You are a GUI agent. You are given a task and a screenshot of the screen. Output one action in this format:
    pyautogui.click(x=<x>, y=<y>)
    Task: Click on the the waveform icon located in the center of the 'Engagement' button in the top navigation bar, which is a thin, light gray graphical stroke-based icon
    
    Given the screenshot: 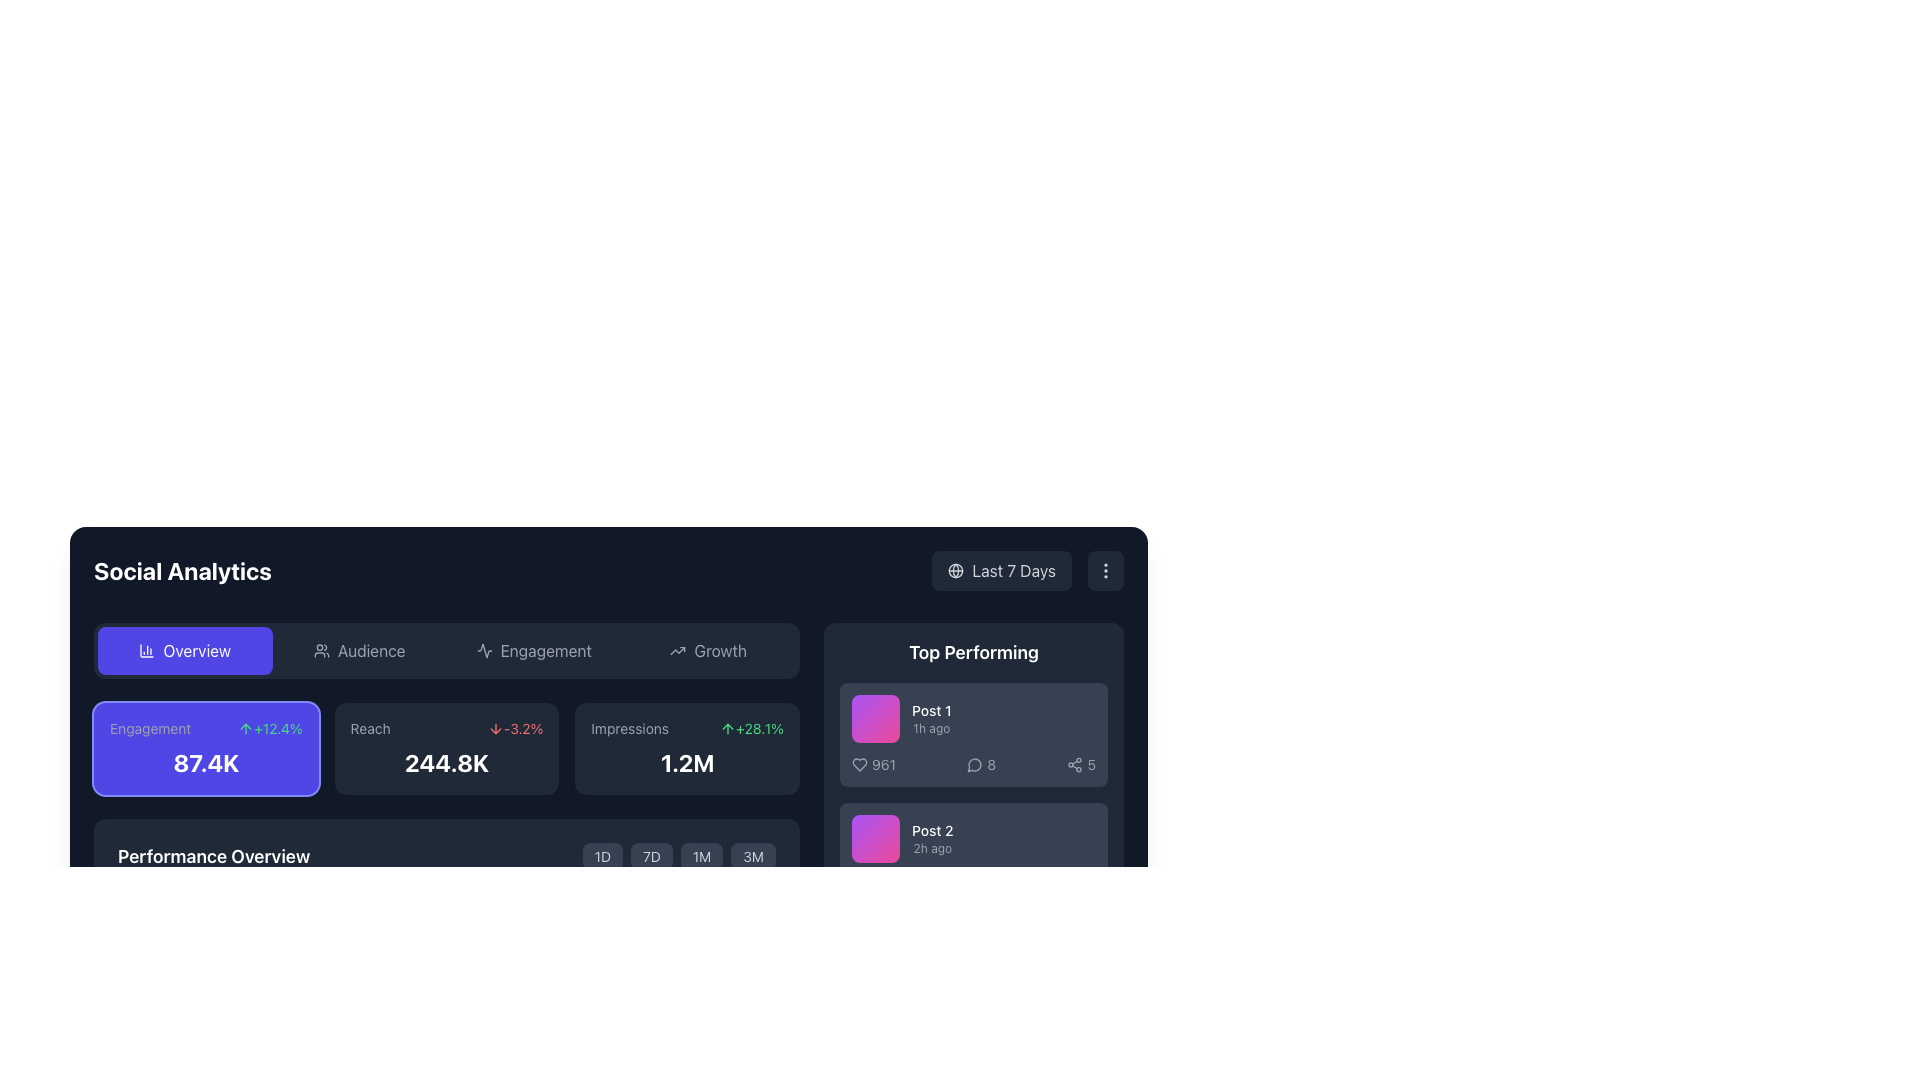 What is the action you would take?
    pyautogui.click(x=484, y=651)
    